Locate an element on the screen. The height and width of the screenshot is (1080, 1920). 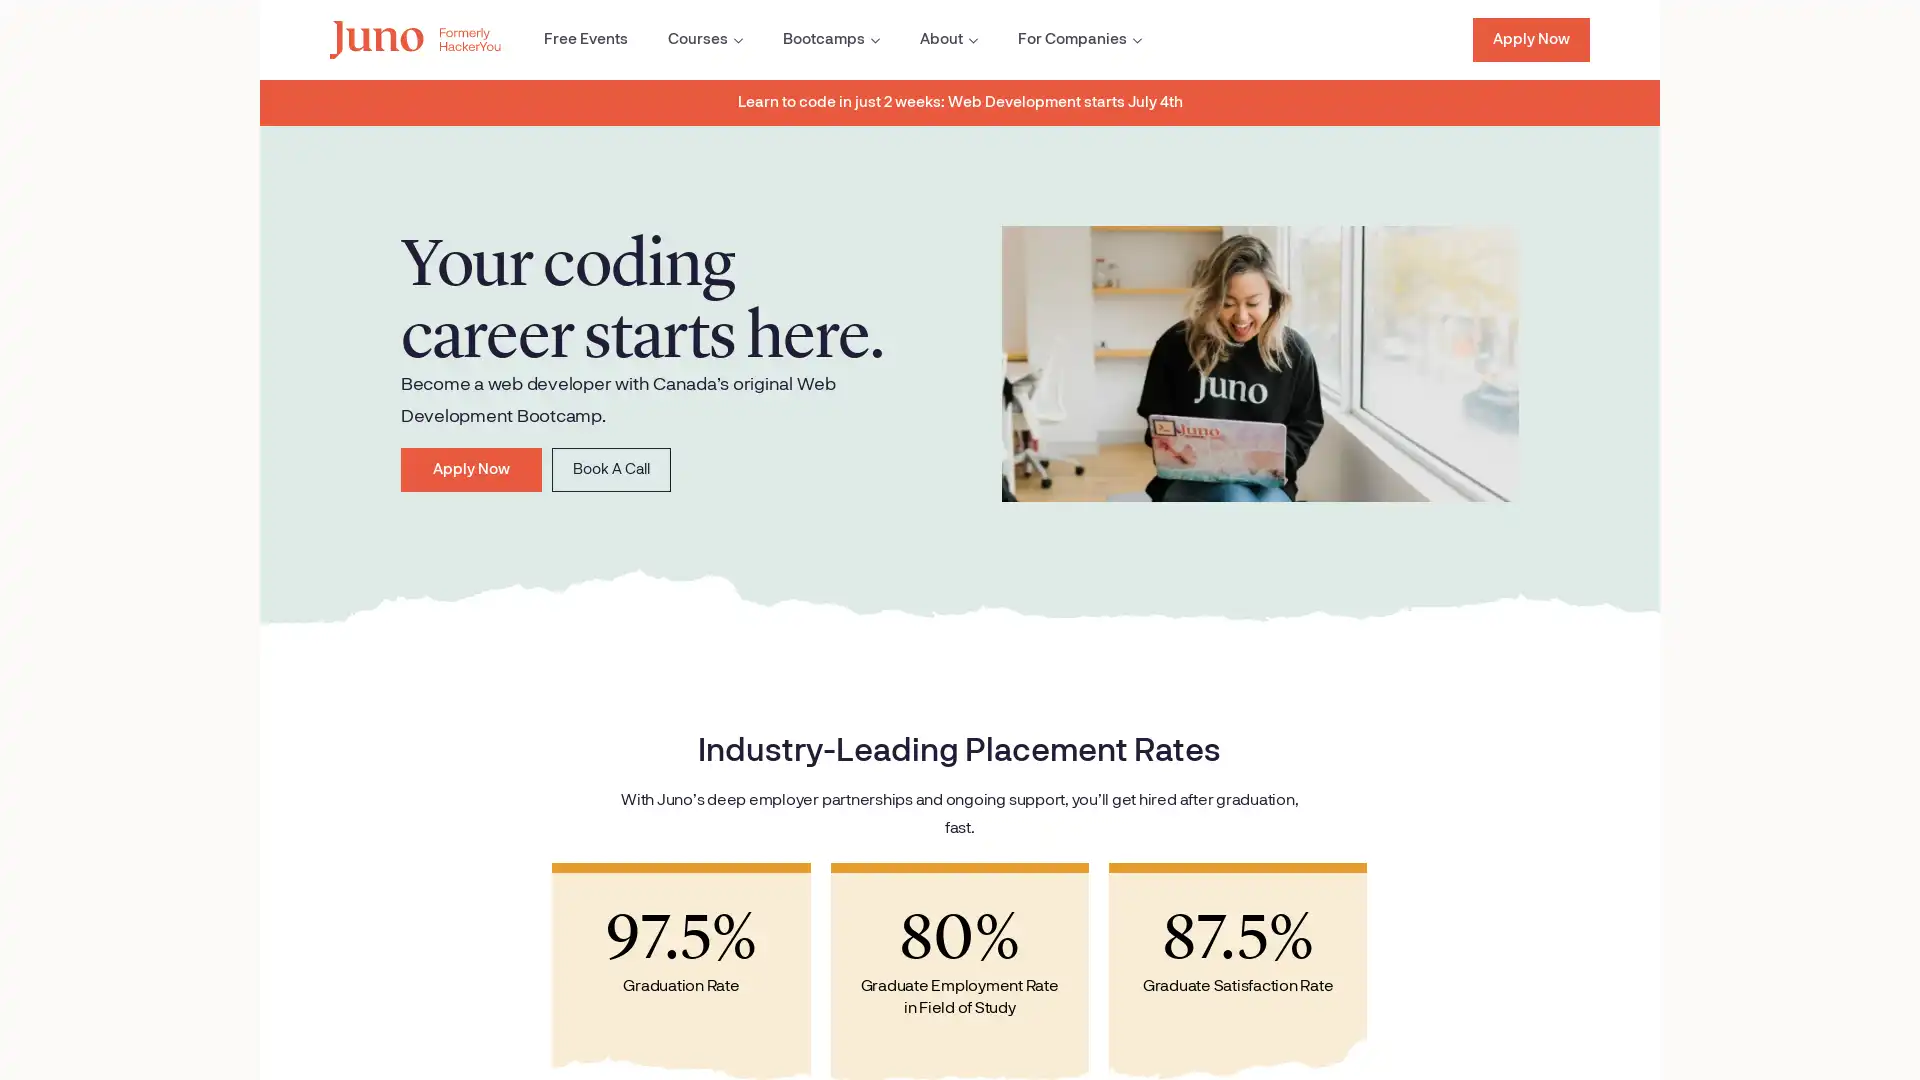
Close pop-up is located at coordinates (387, 803).